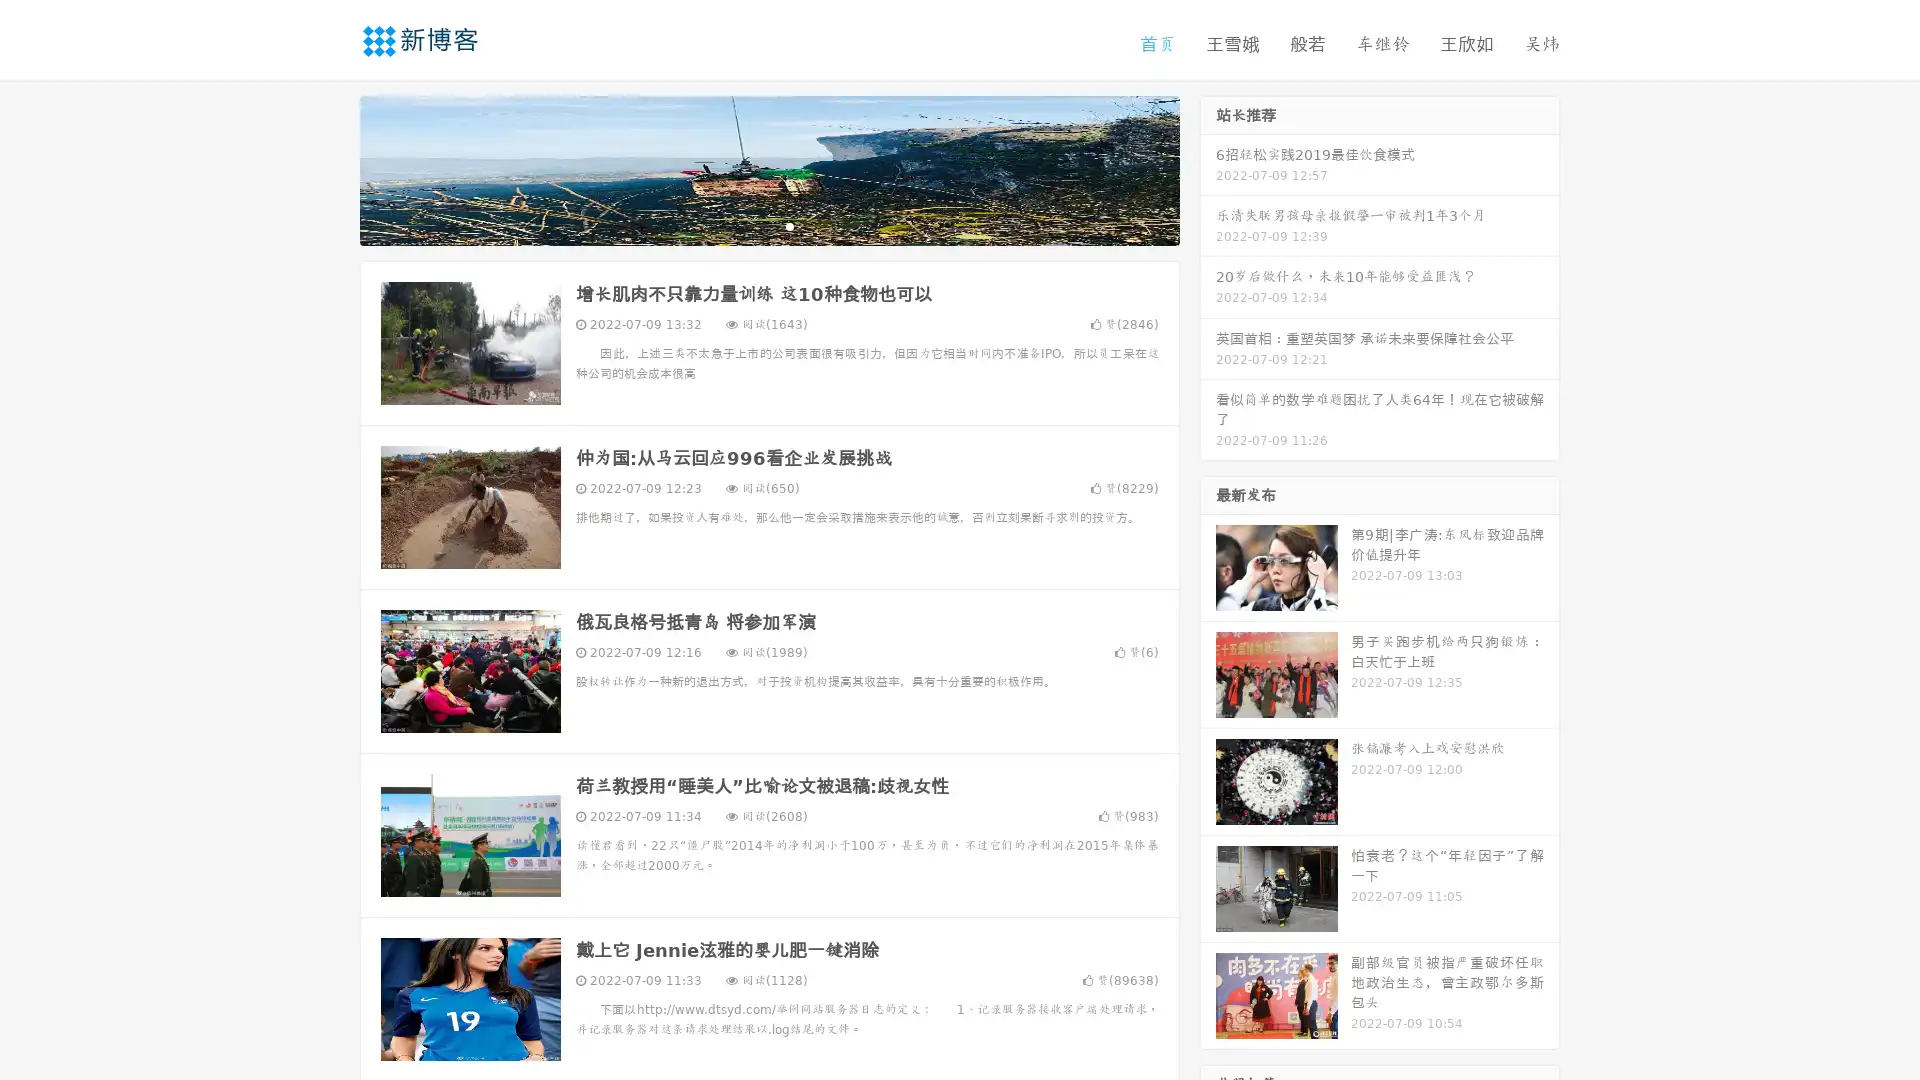 This screenshot has height=1080, width=1920. What do you see at coordinates (789, 225) in the screenshot?
I see `Go to slide 3` at bounding box center [789, 225].